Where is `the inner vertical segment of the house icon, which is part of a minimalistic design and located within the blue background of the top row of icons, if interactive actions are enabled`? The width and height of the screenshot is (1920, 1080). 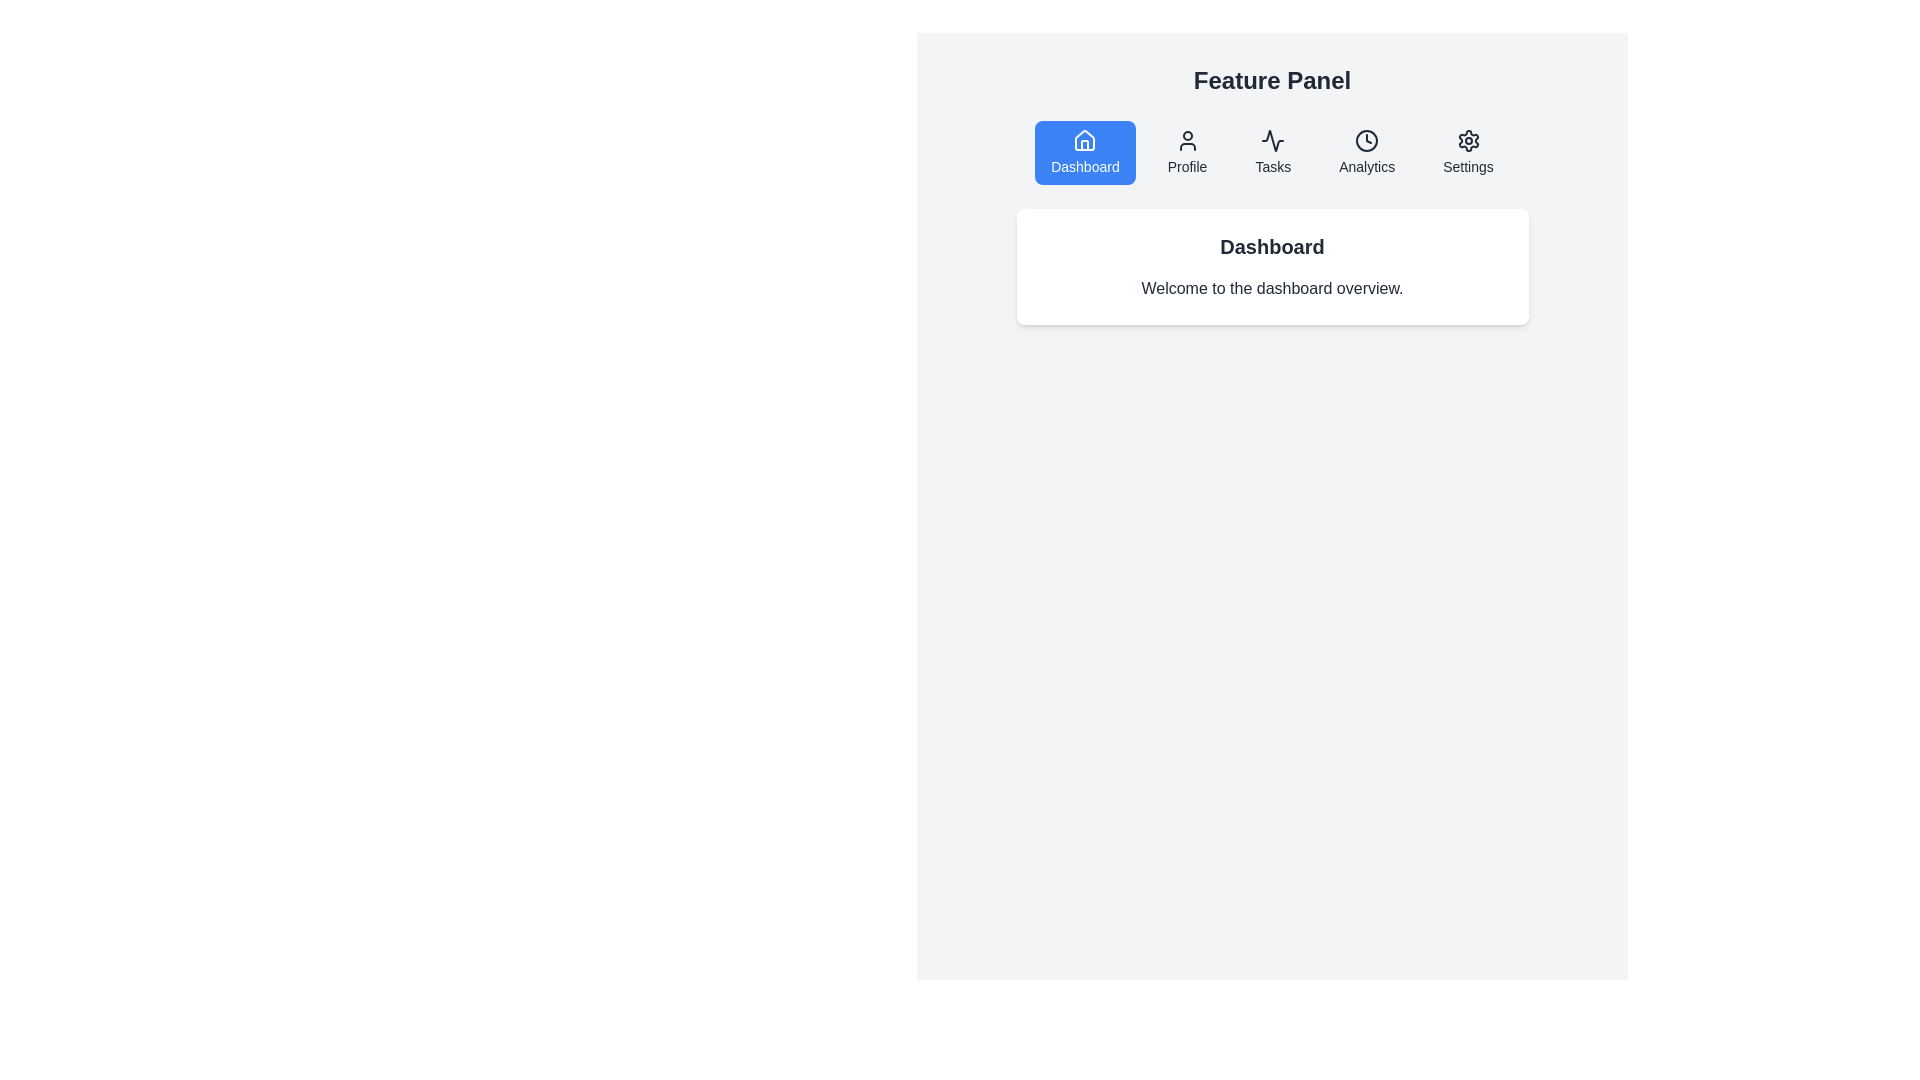 the inner vertical segment of the house icon, which is part of a minimalistic design and located within the blue background of the top row of icons, if interactive actions are enabled is located at coordinates (1084, 144).